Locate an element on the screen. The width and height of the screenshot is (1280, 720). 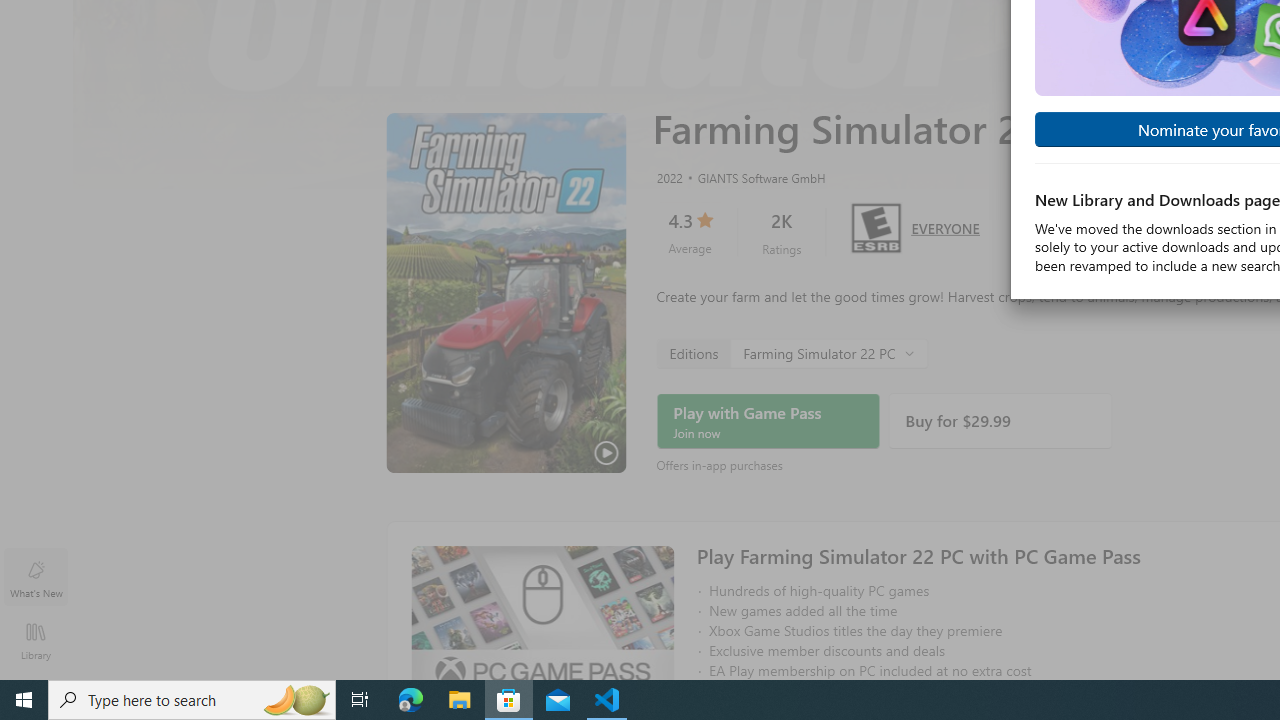
'GIANTS Software GmbH' is located at coordinates (752, 176).